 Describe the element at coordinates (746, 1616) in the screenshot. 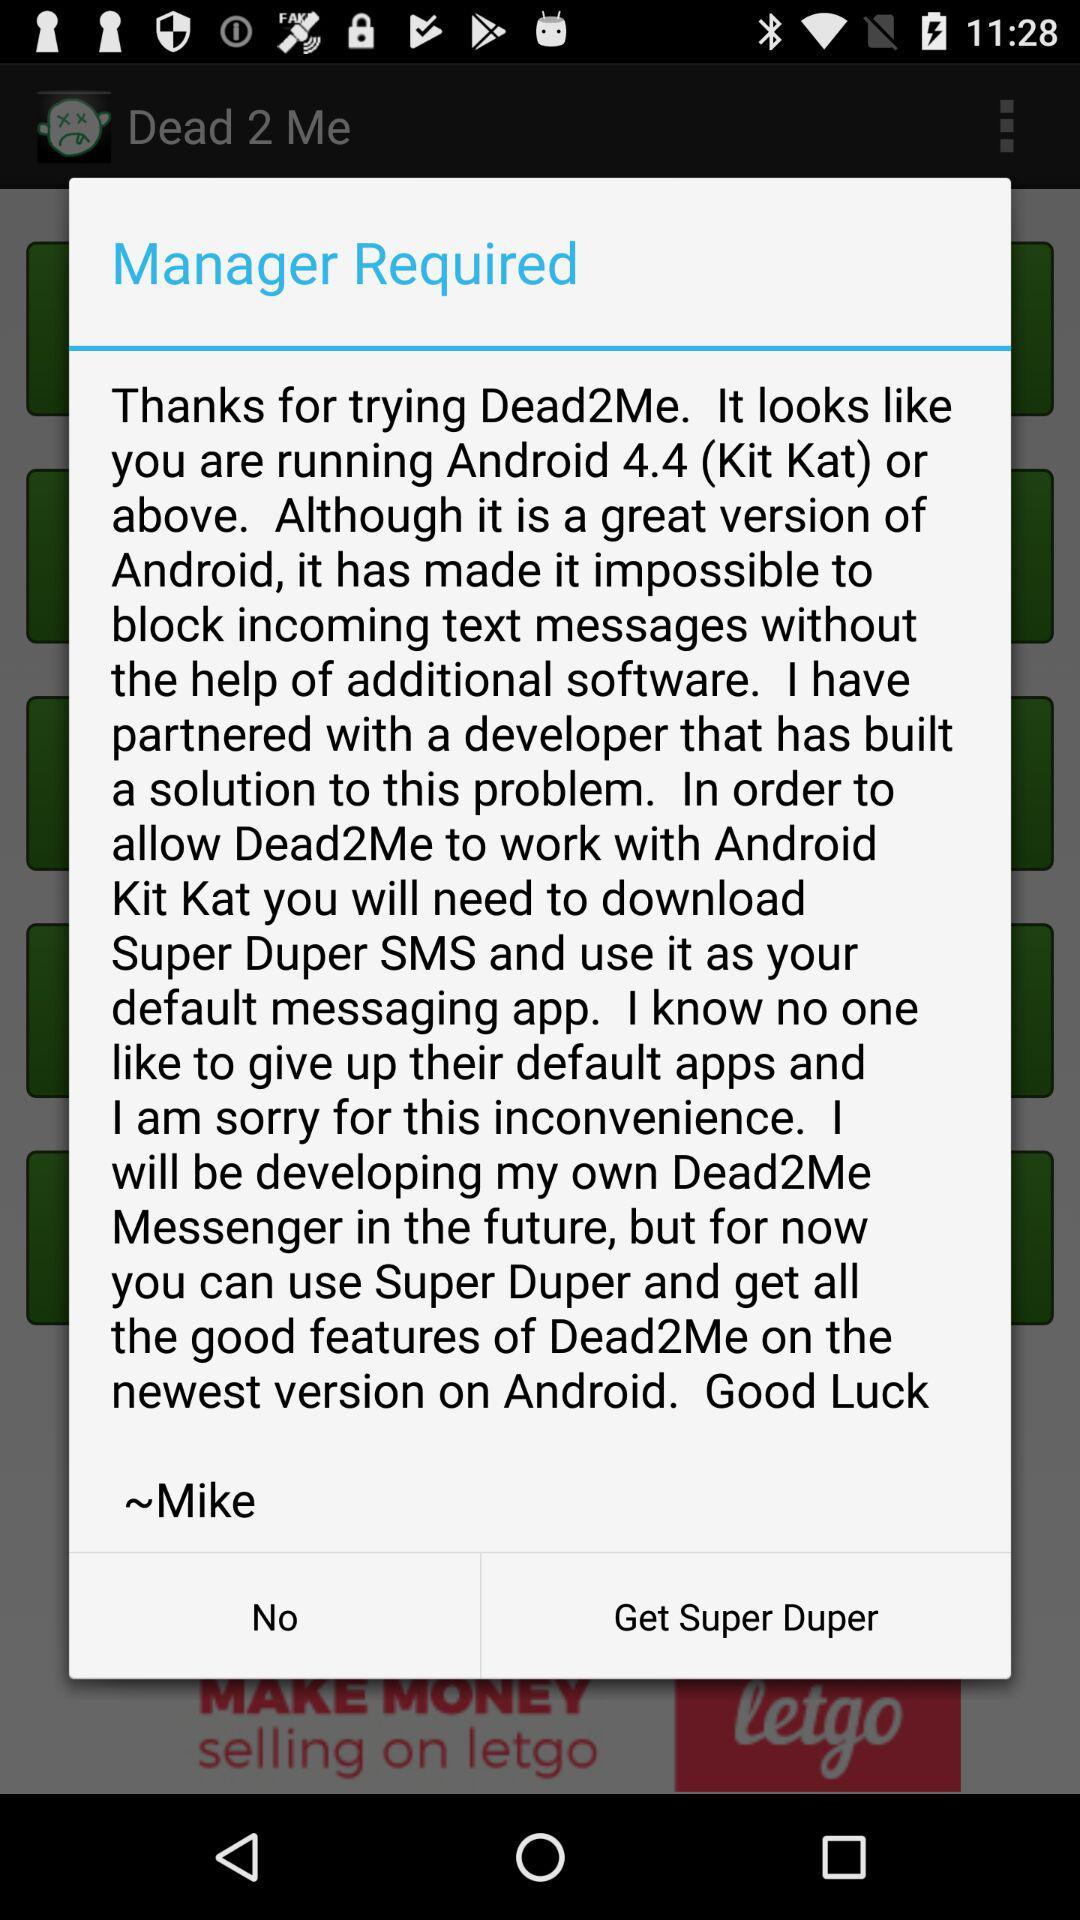

I see `get super duper` at that location.